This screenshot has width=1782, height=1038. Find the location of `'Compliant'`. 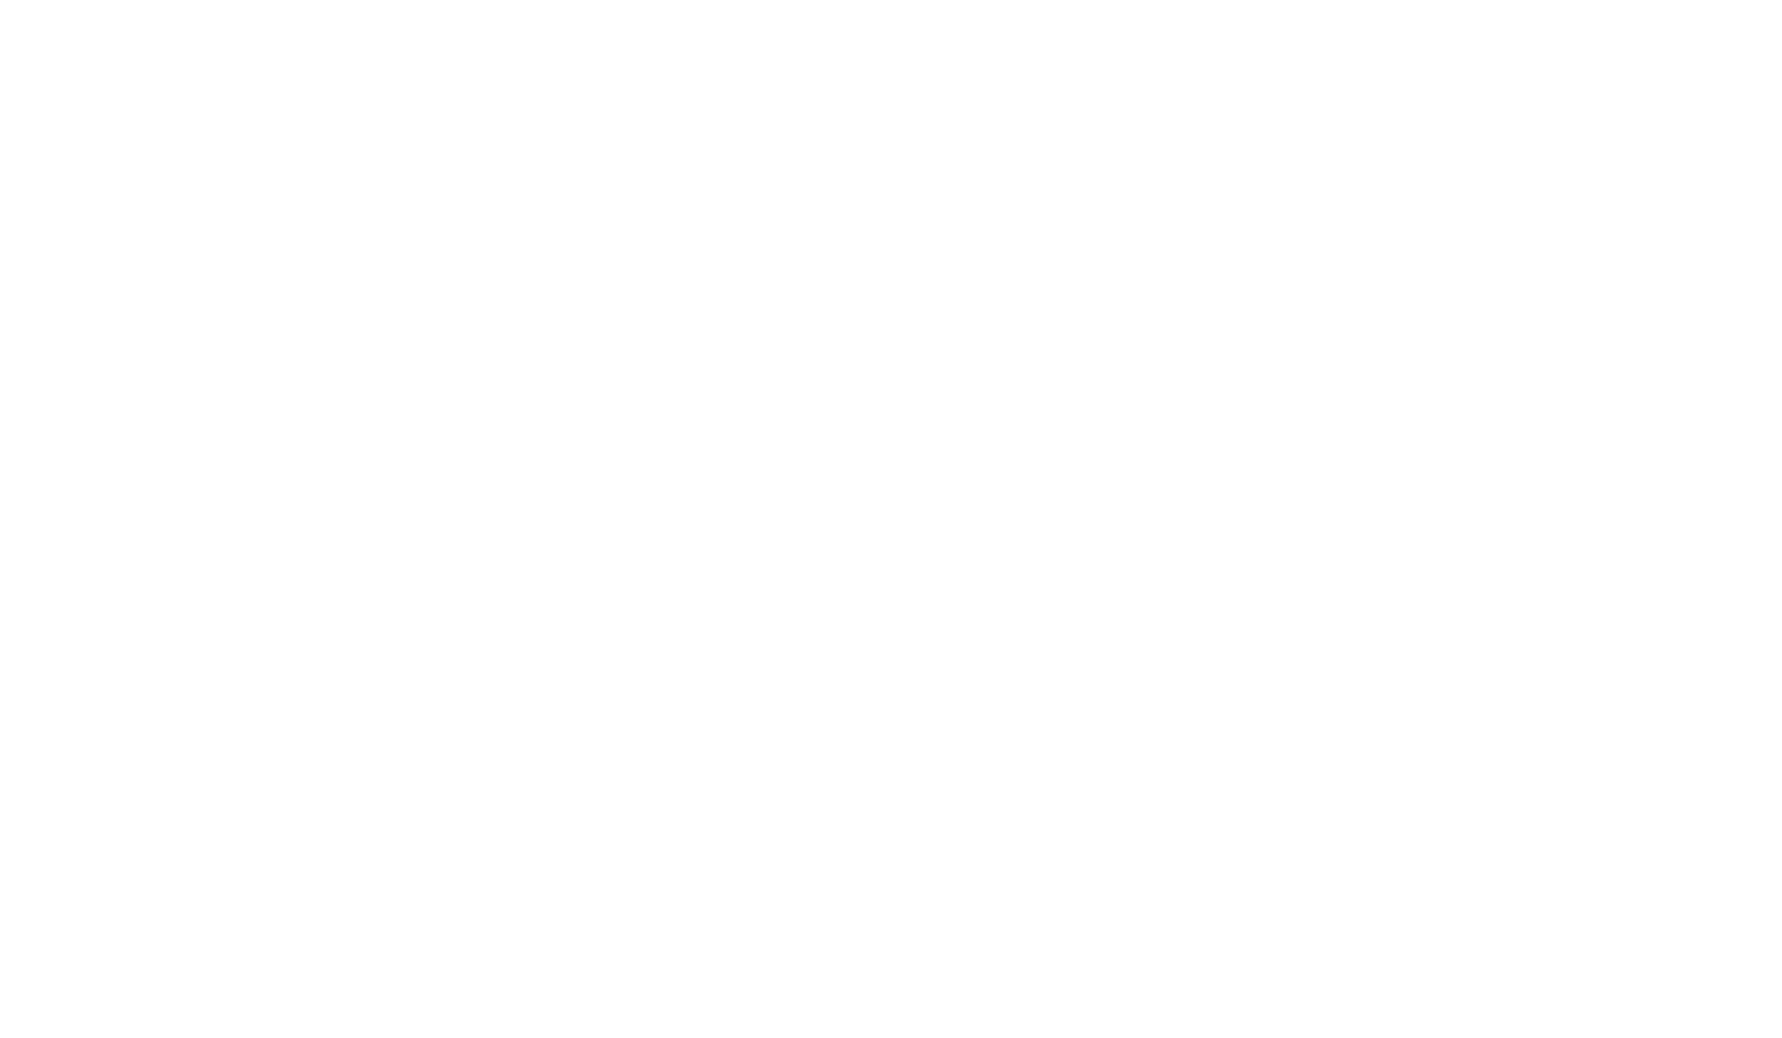

'Compliant' is located at coordinates (469, 454).